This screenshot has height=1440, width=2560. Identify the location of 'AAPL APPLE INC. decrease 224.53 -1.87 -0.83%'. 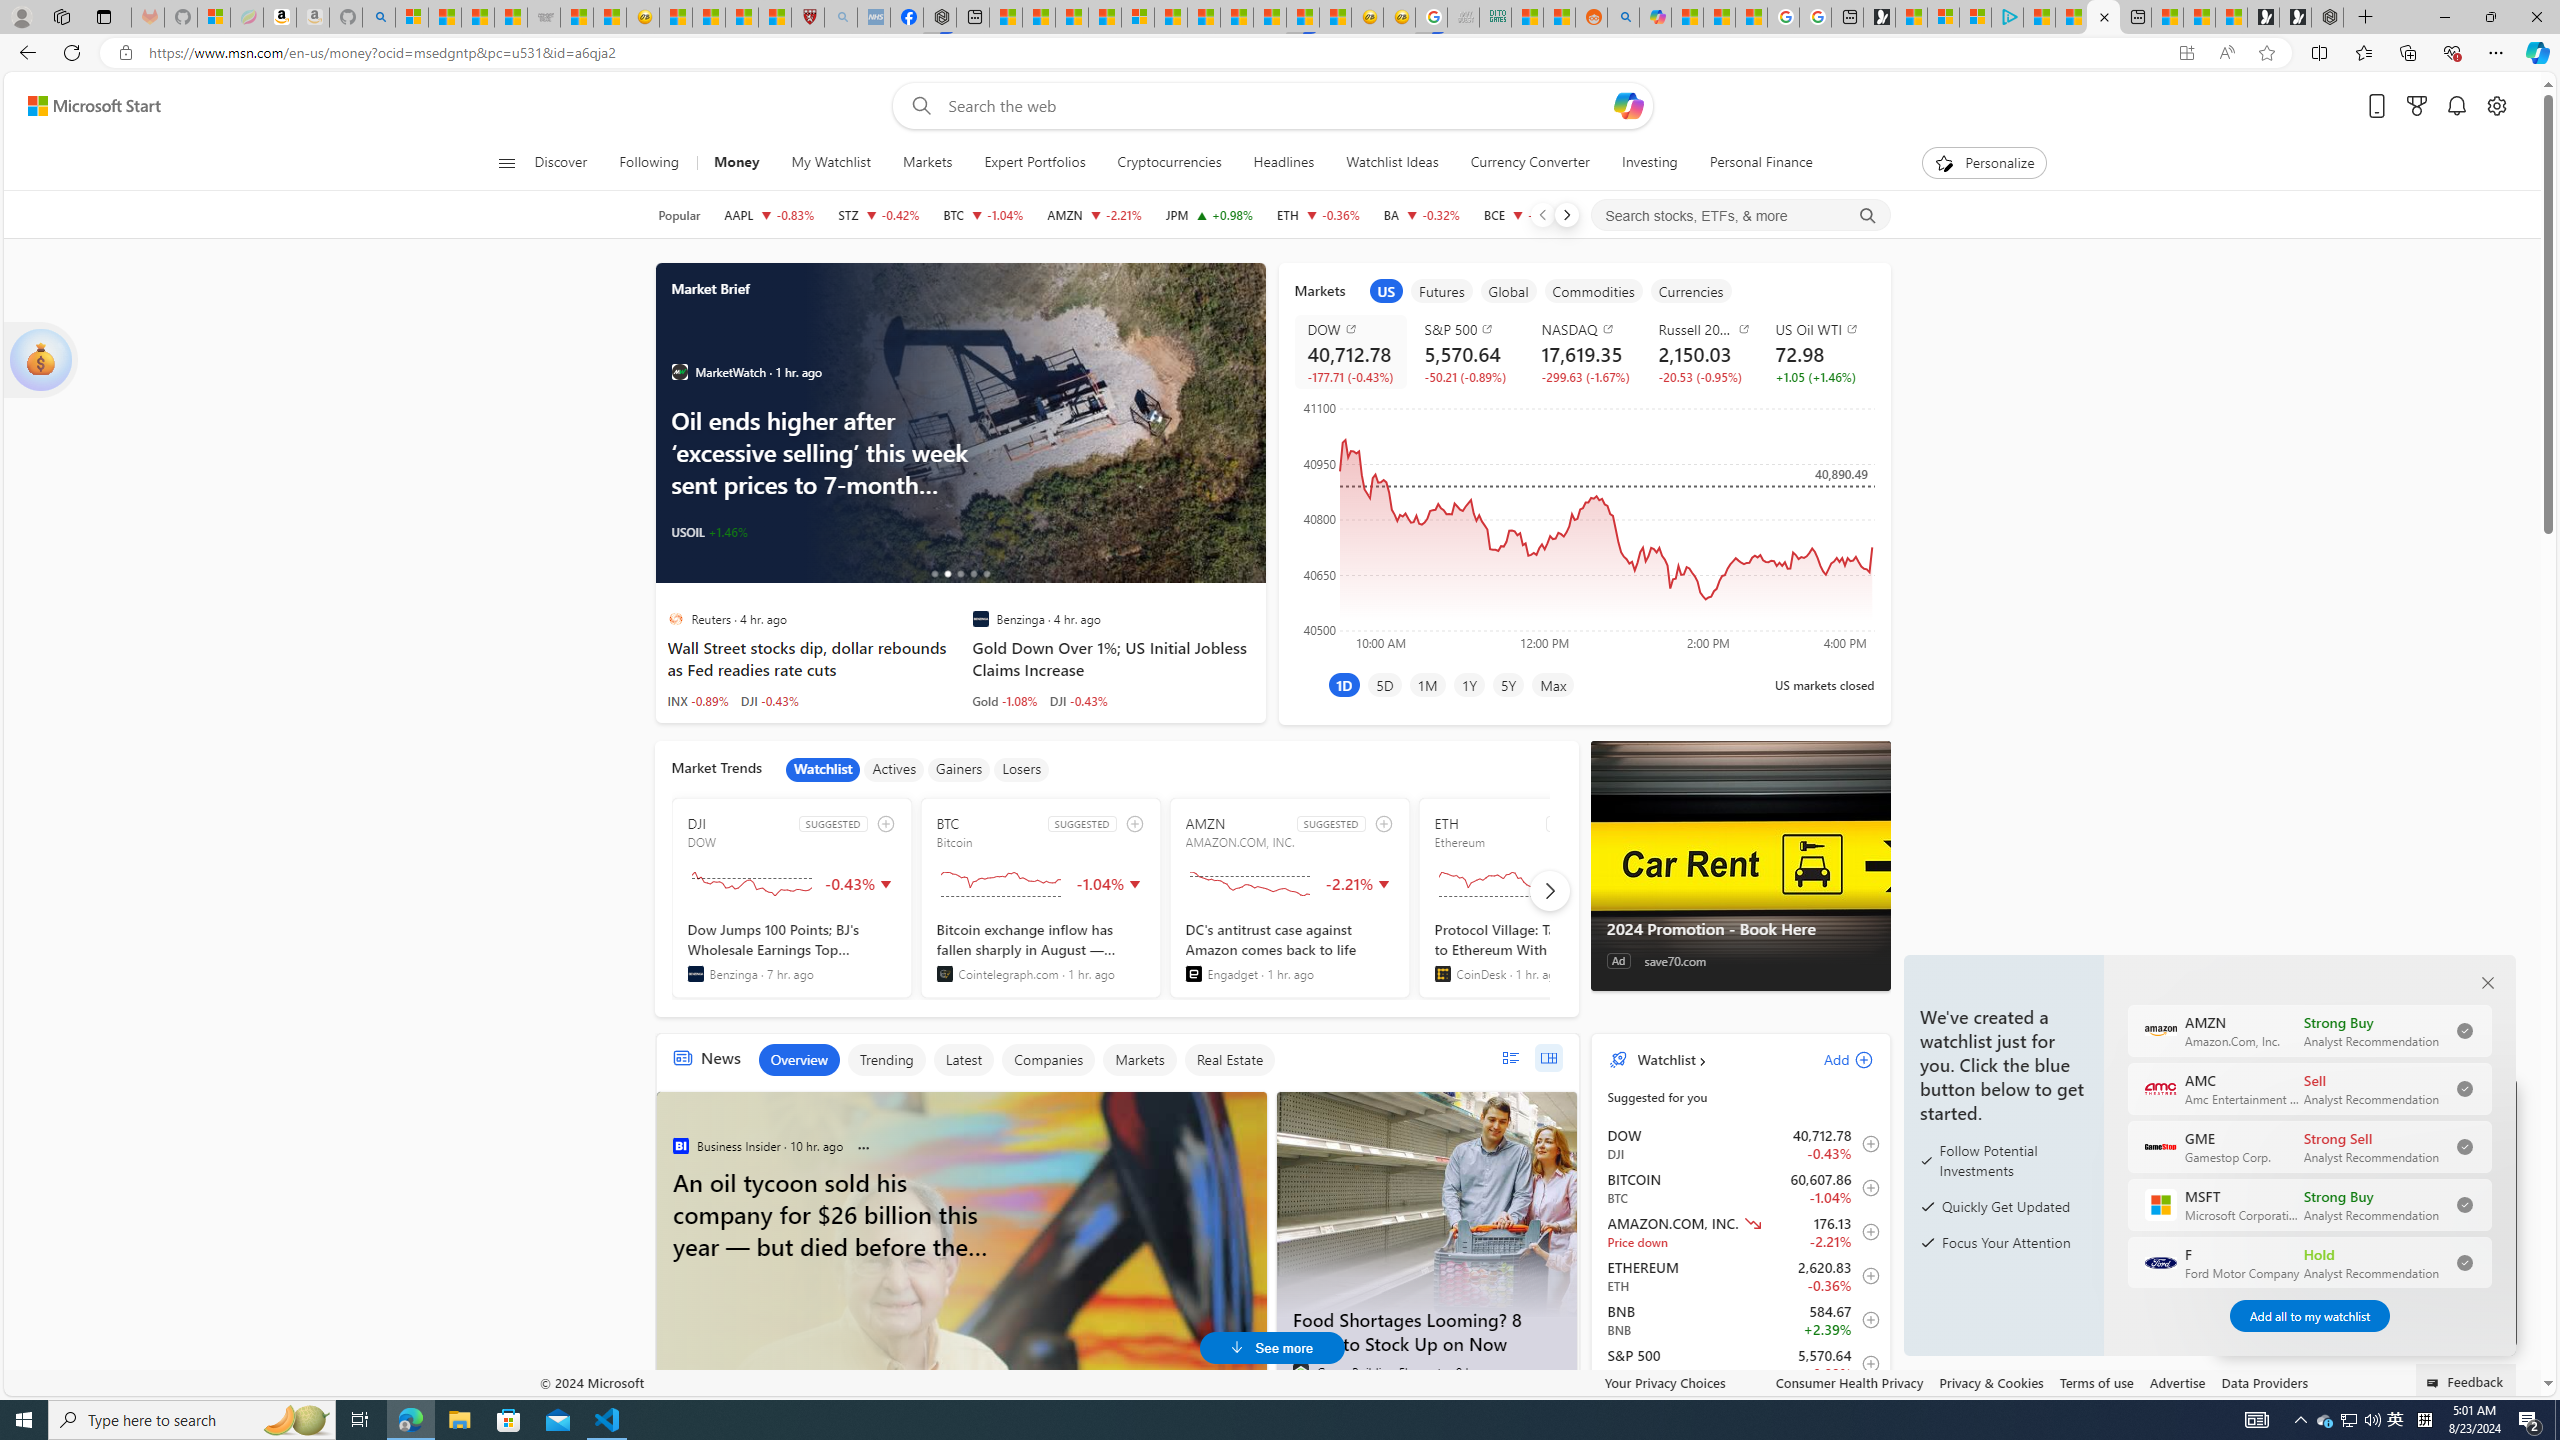
(769, 214).